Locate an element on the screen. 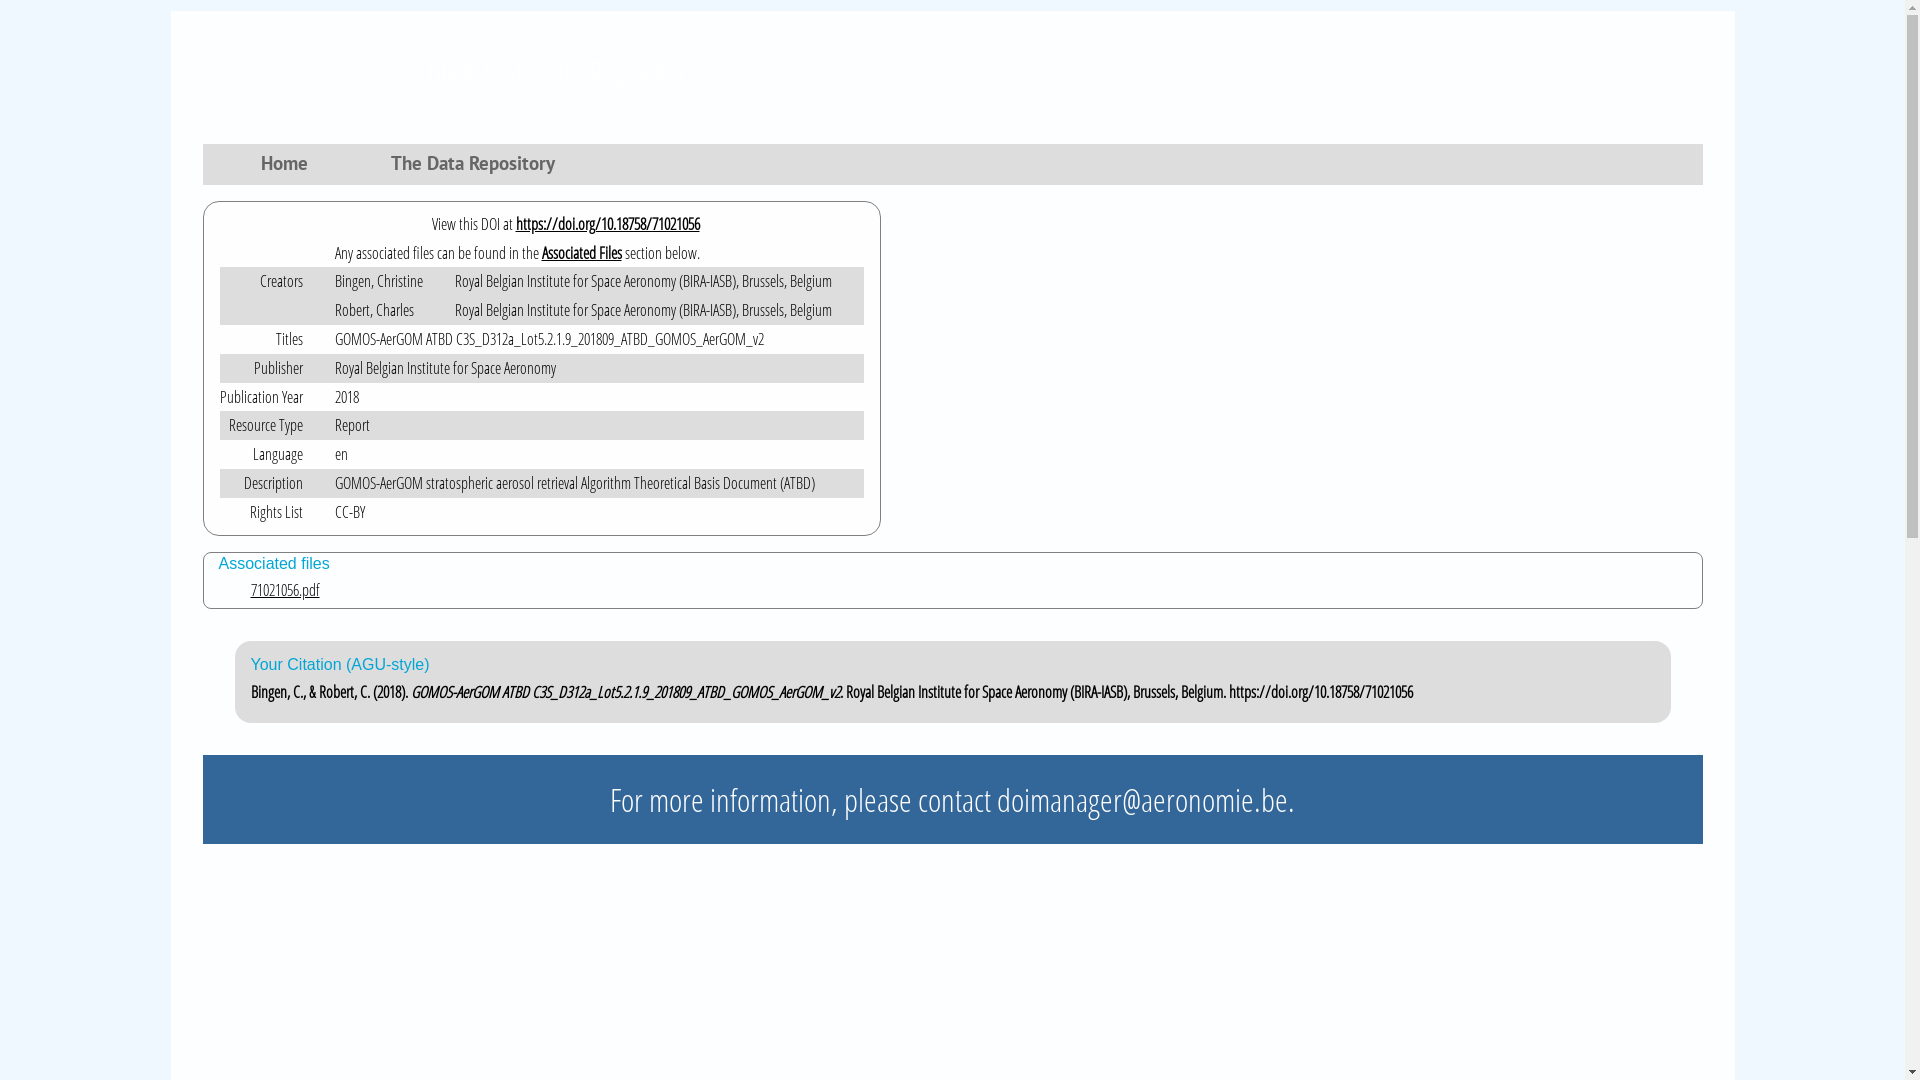  '71021056.pdf' is located at coordinates (968, 589).